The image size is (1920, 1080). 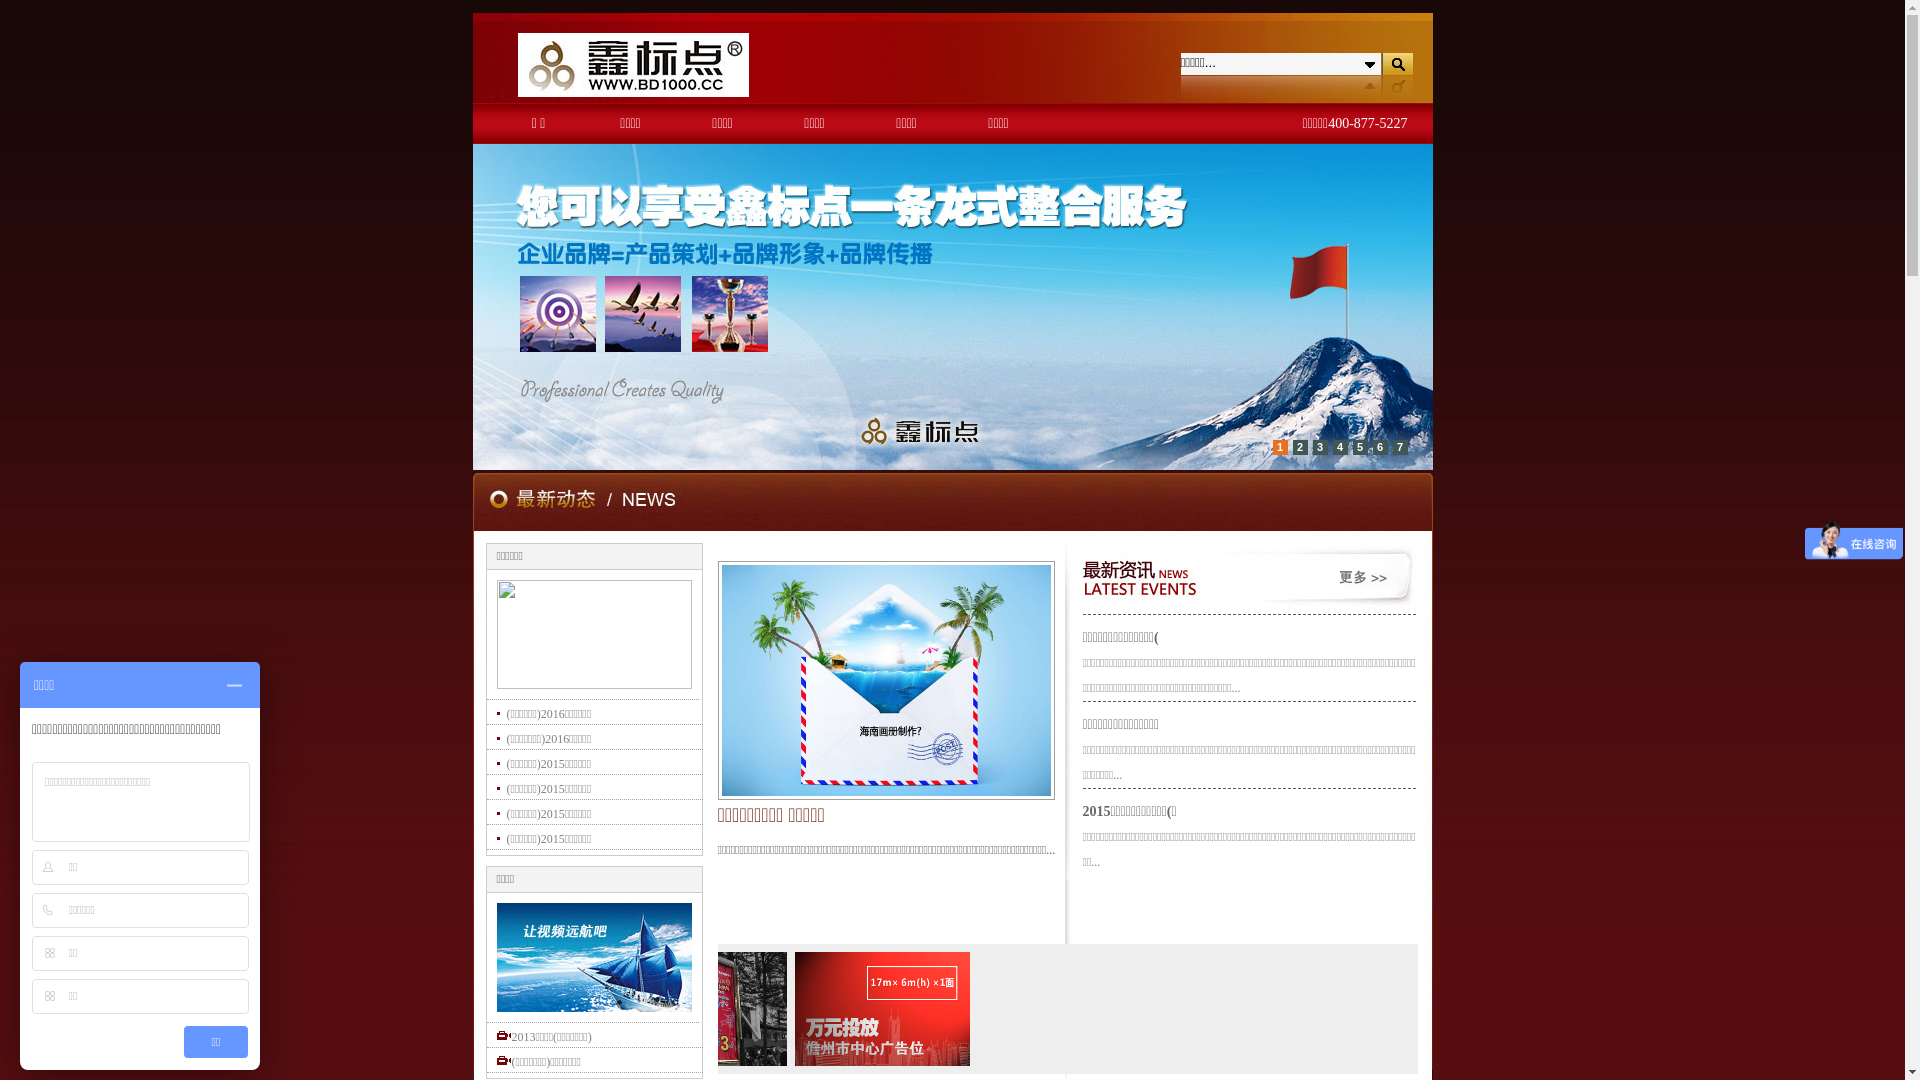 I want to click on '1', so click(x=1278, y=446).